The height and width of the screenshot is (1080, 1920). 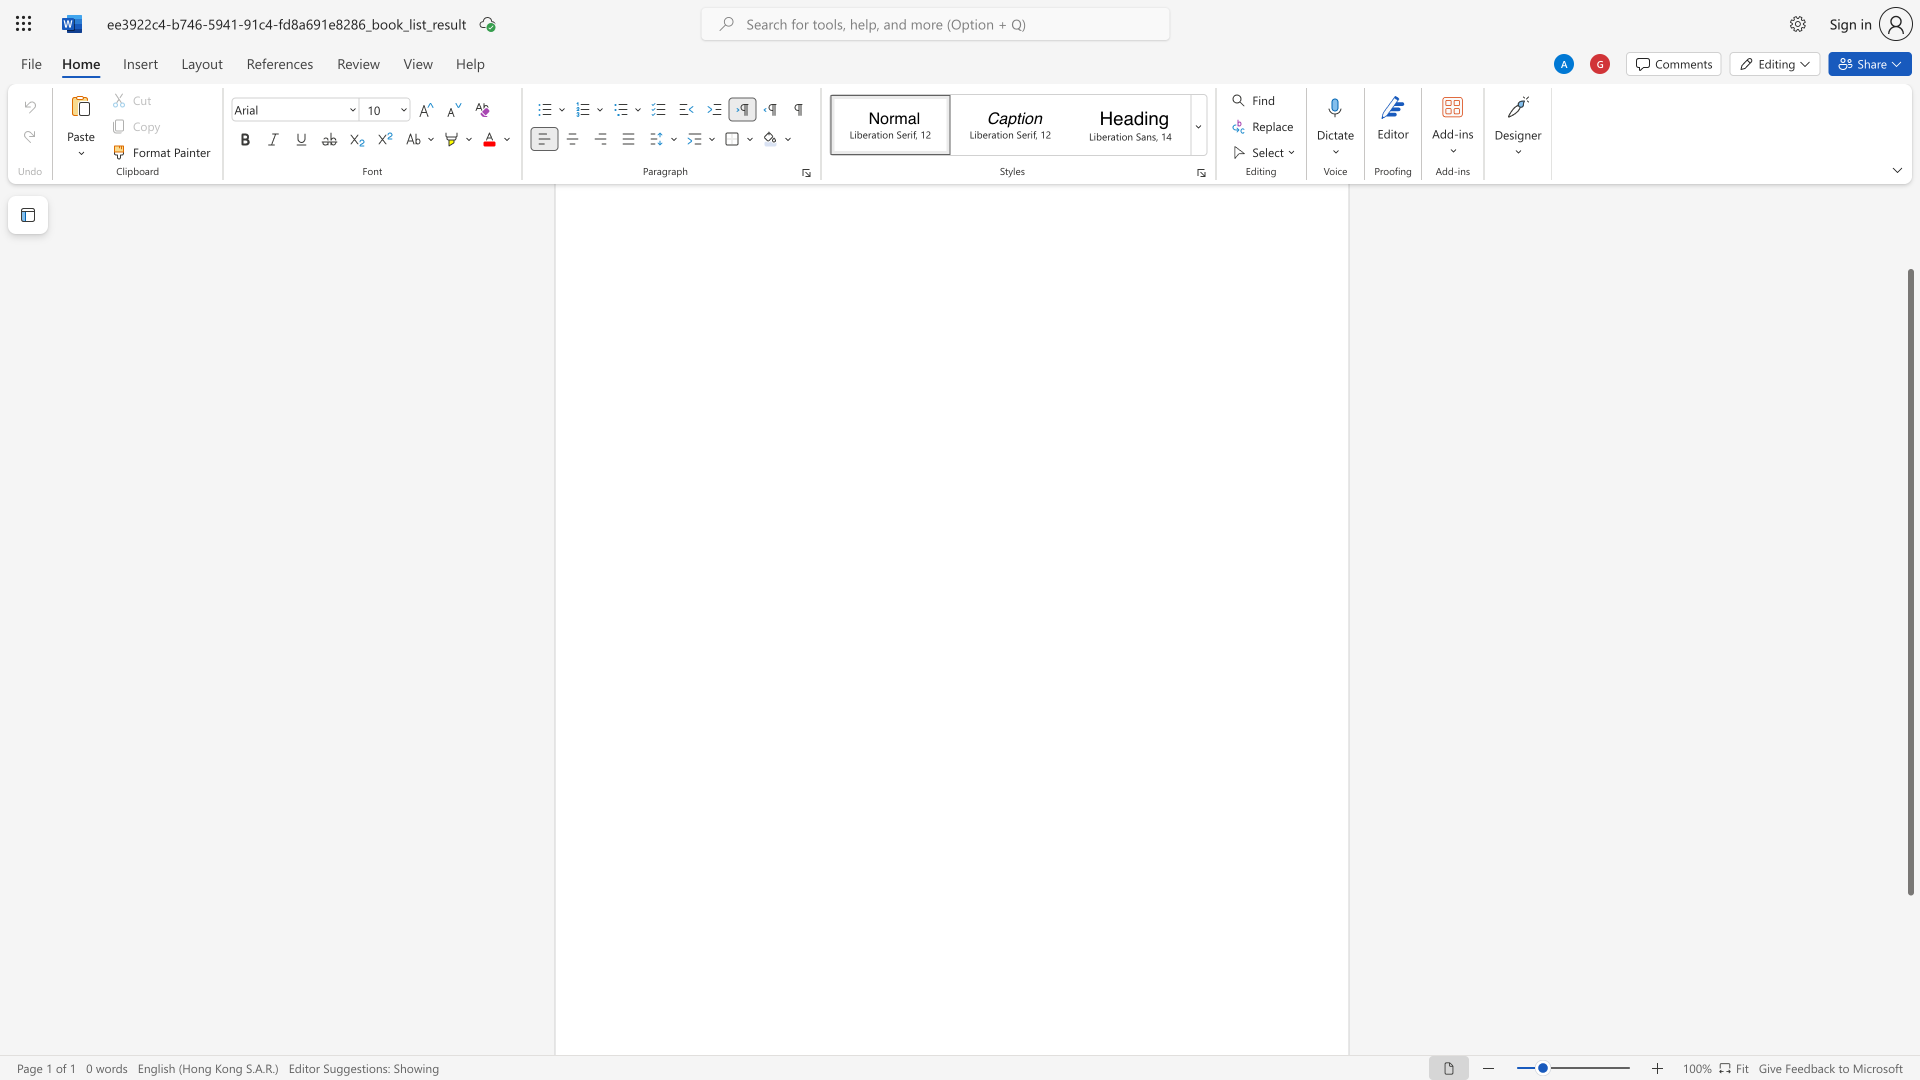 I want to click on the vertical scrollbar to raise the page content, so click(x=1909, y=249).